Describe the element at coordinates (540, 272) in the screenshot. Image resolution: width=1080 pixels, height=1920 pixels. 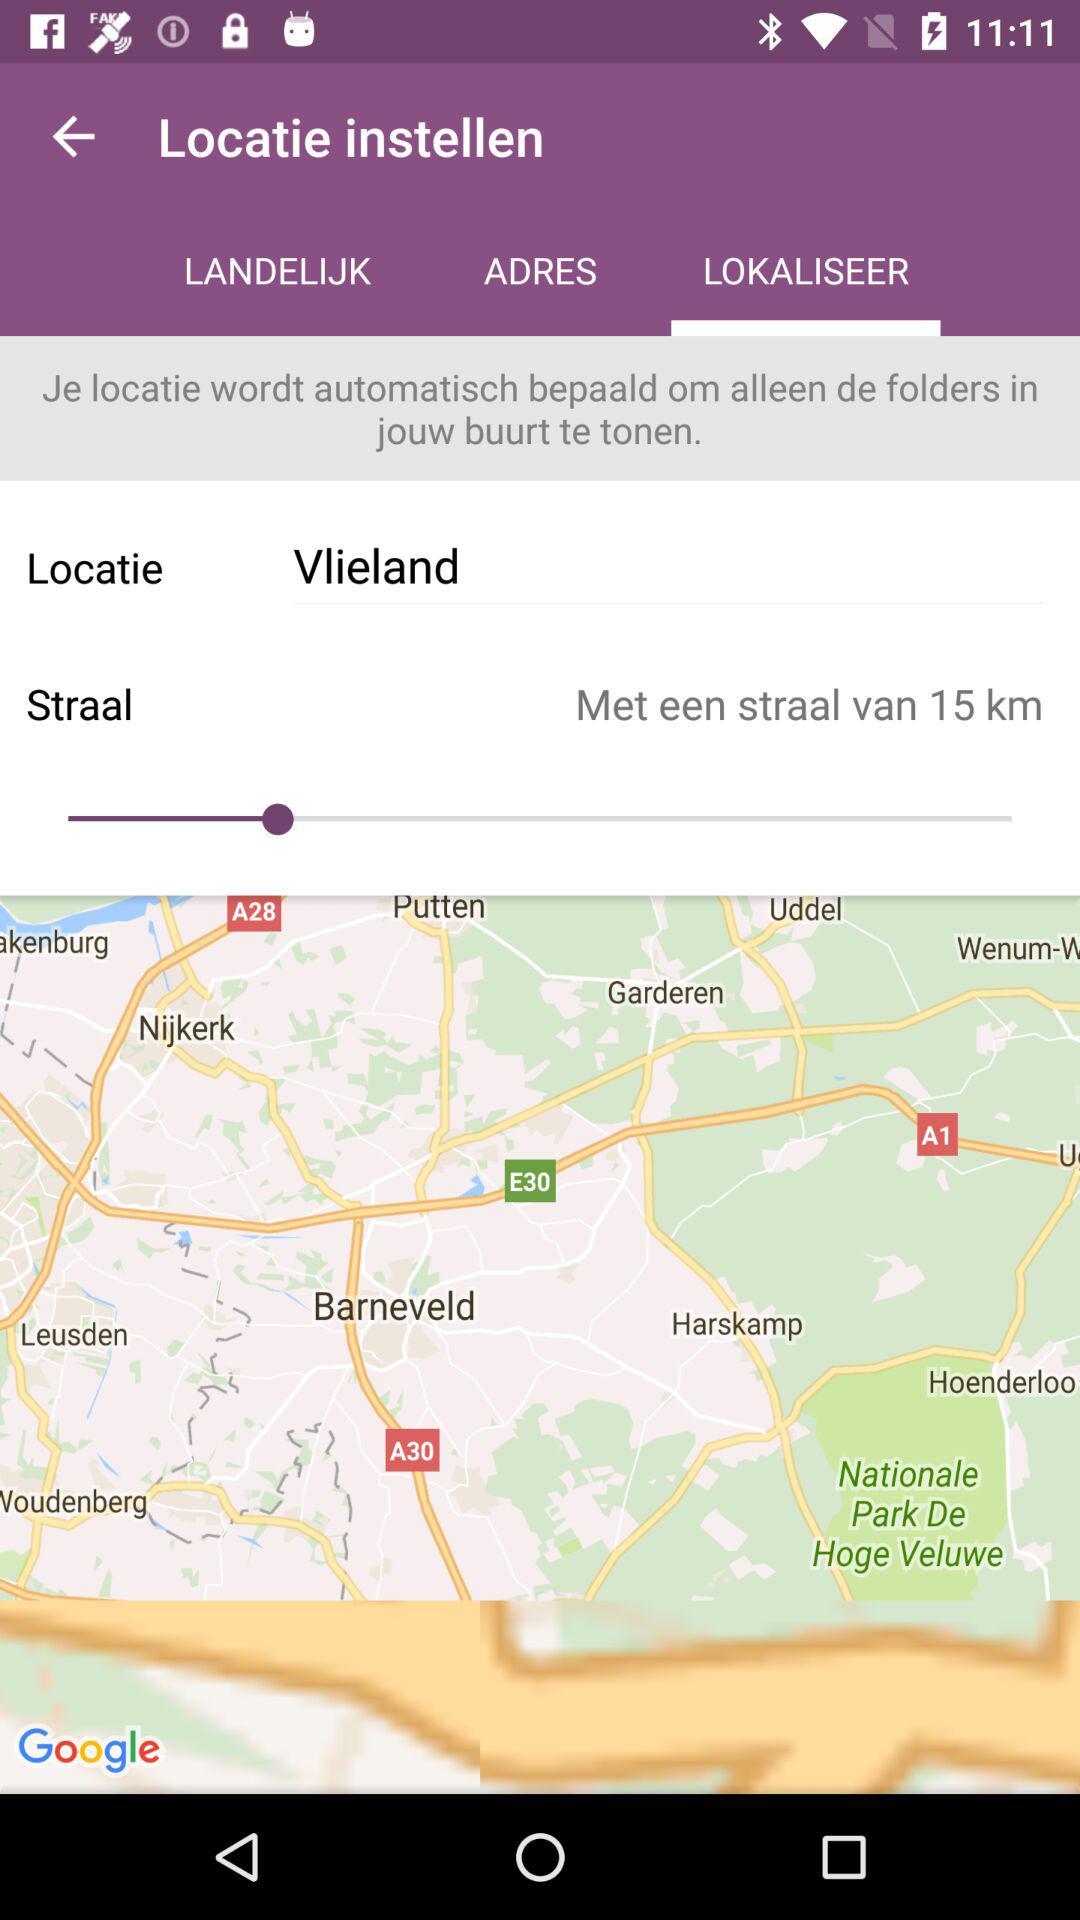
I see `the adres item` at that location.